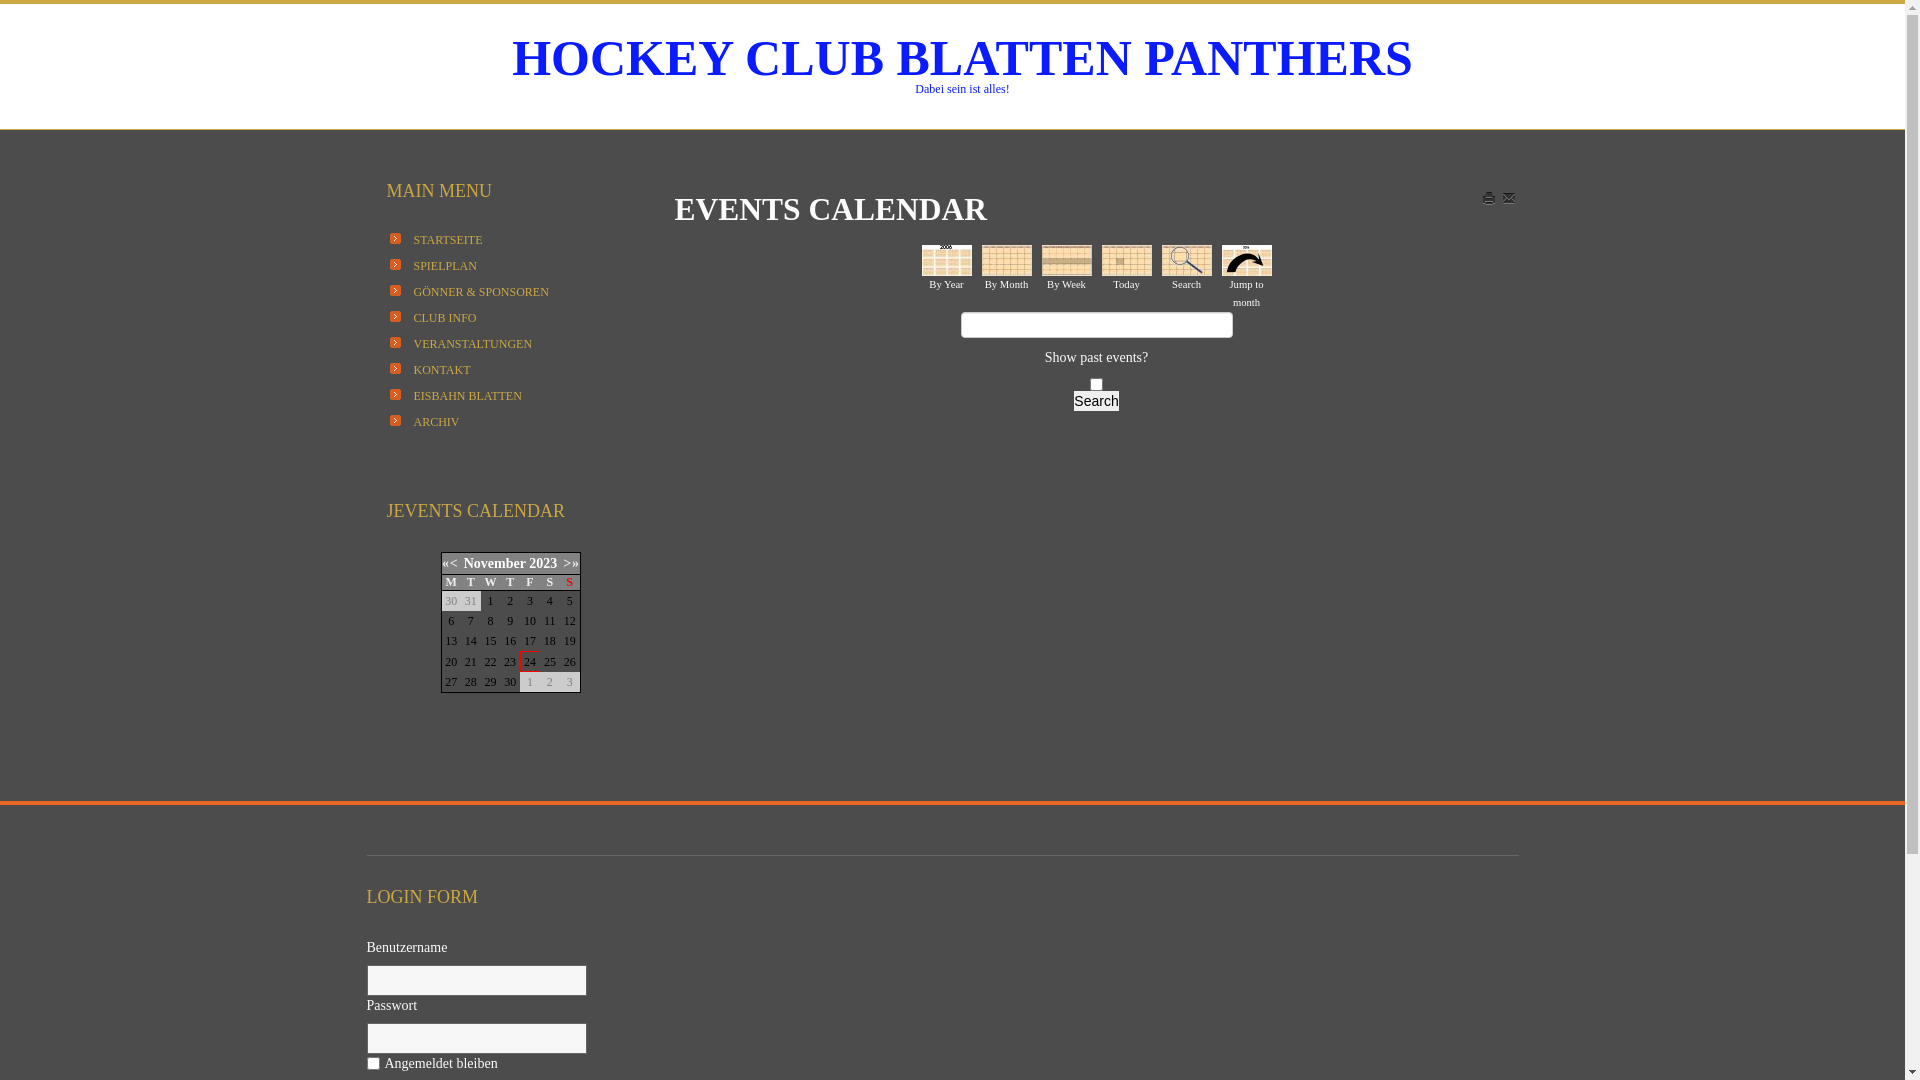  Describe the element at coordinates (484, 660) in the screenshot. I see `'22'` at that location.